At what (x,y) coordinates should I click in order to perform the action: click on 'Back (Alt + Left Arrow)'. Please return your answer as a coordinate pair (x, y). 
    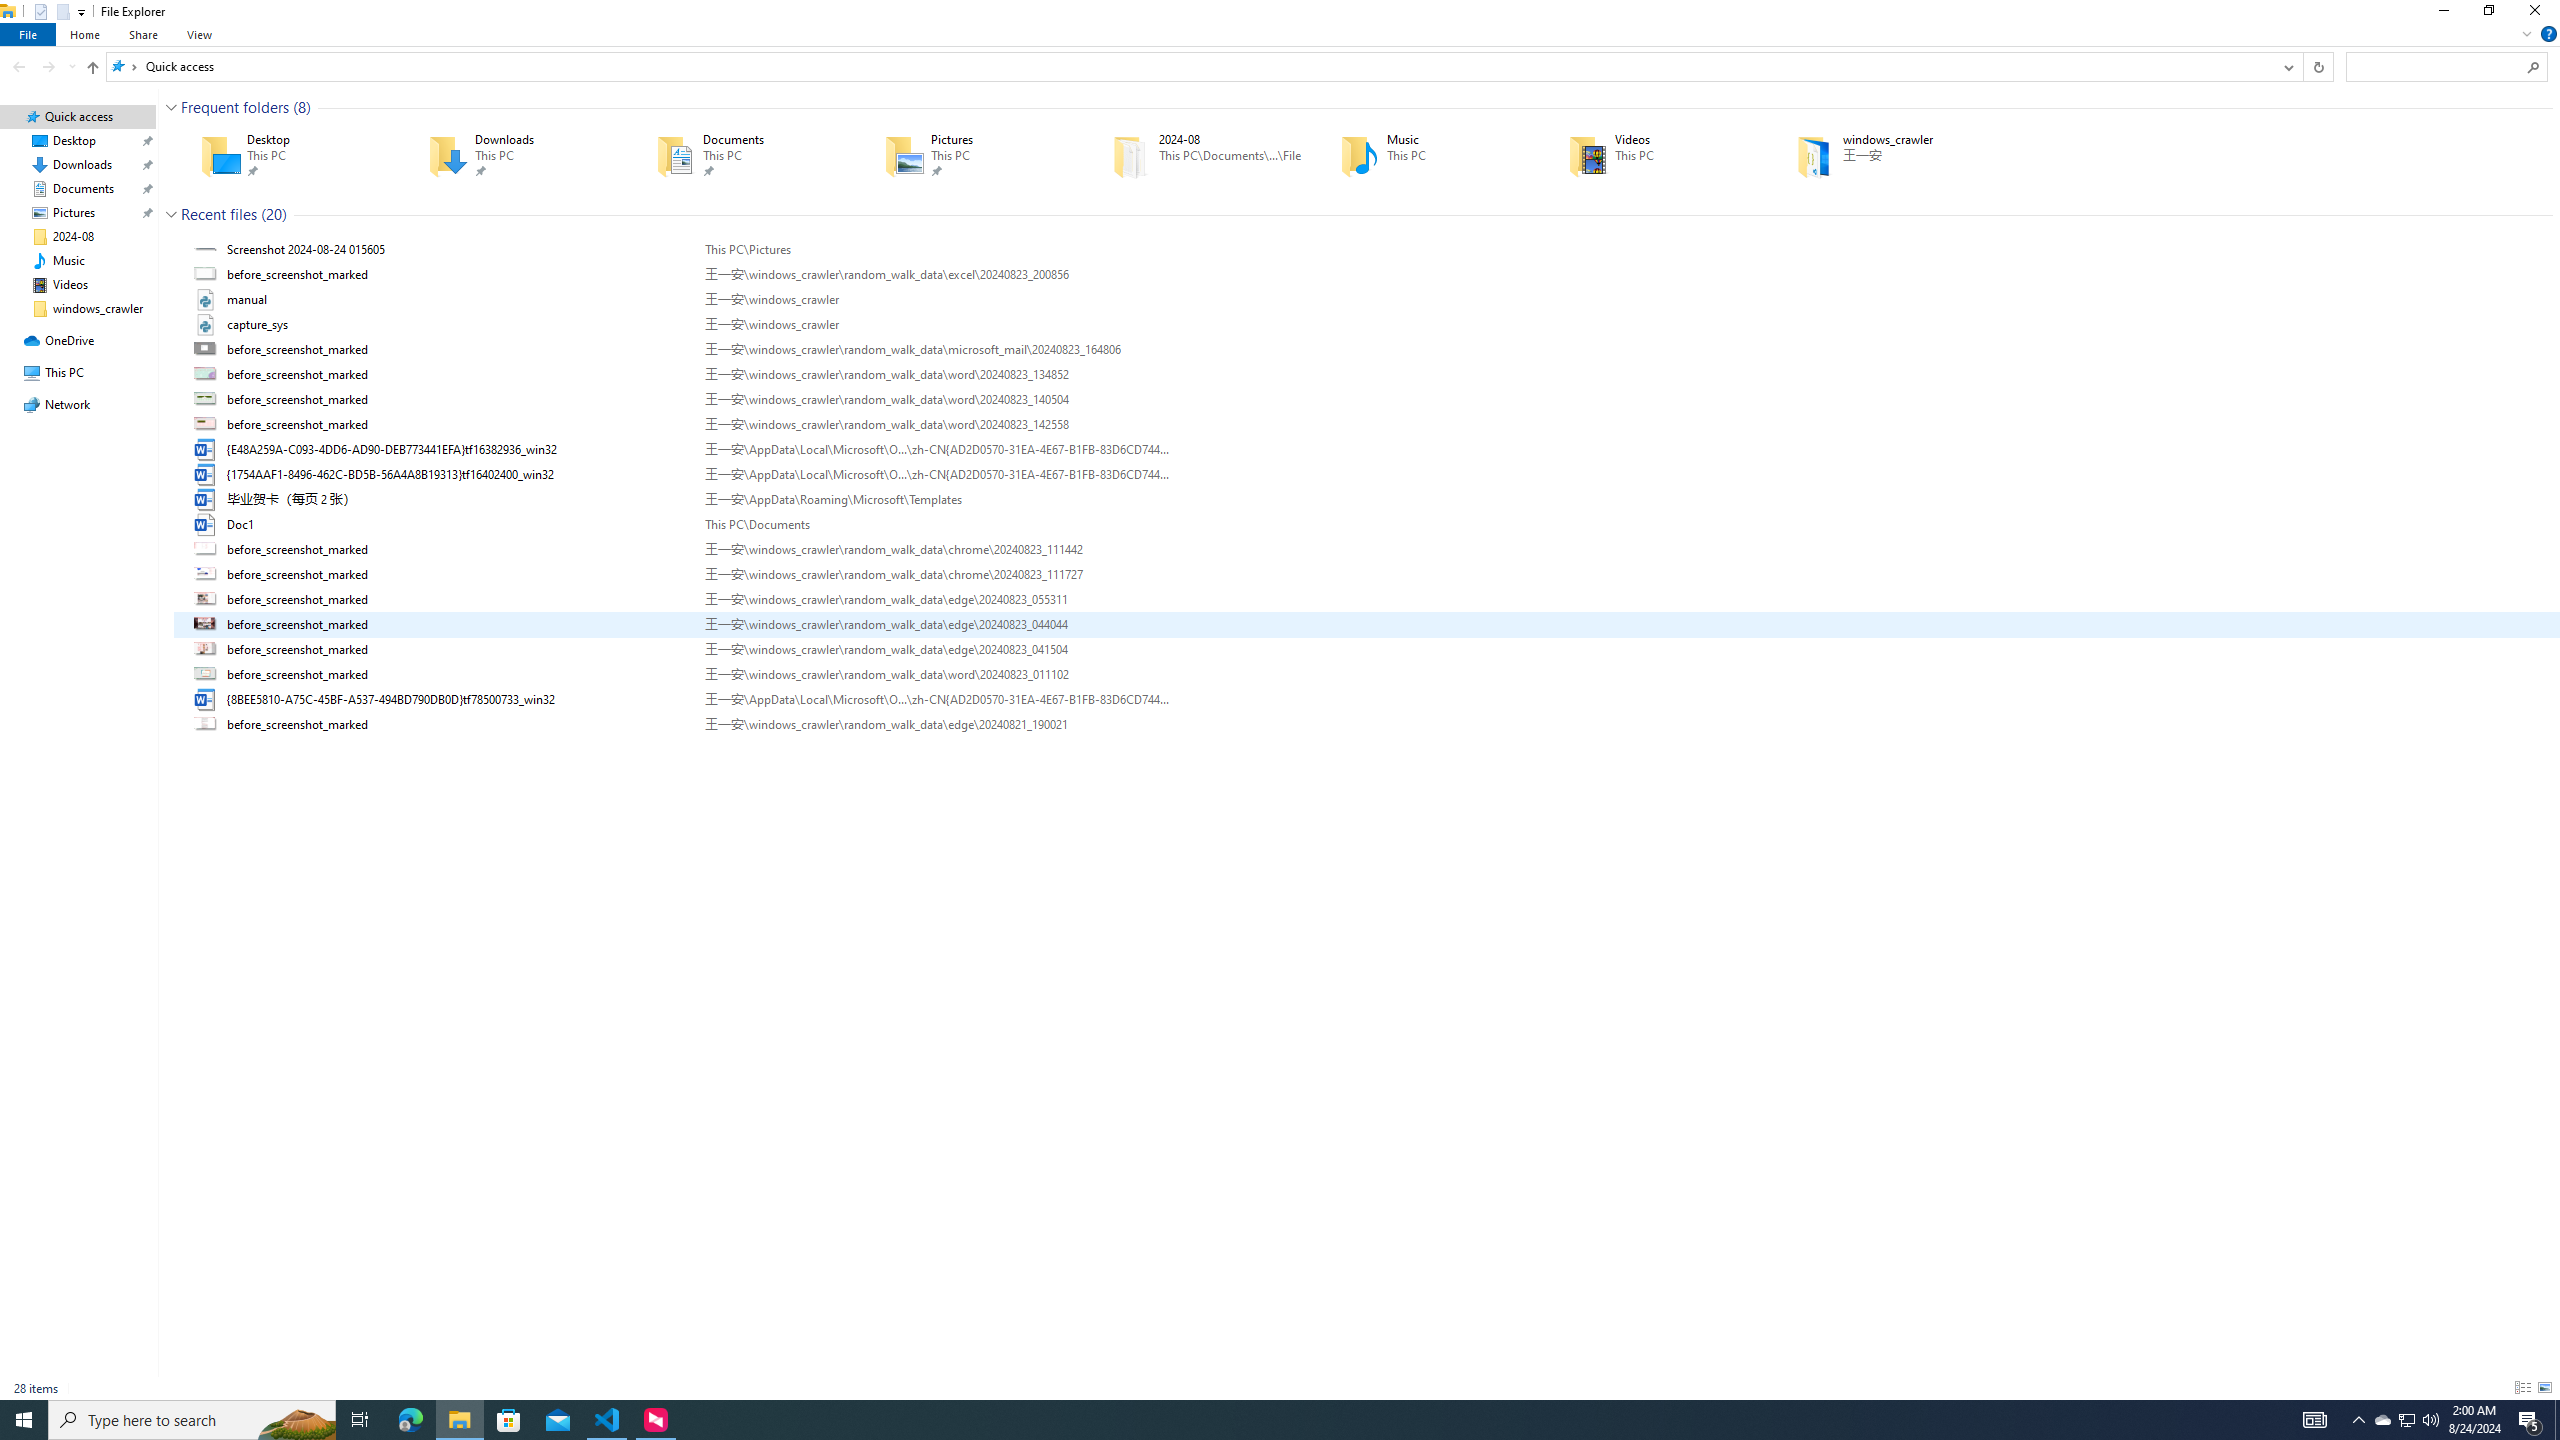
    Looking at the image, I should click on (19, 65).